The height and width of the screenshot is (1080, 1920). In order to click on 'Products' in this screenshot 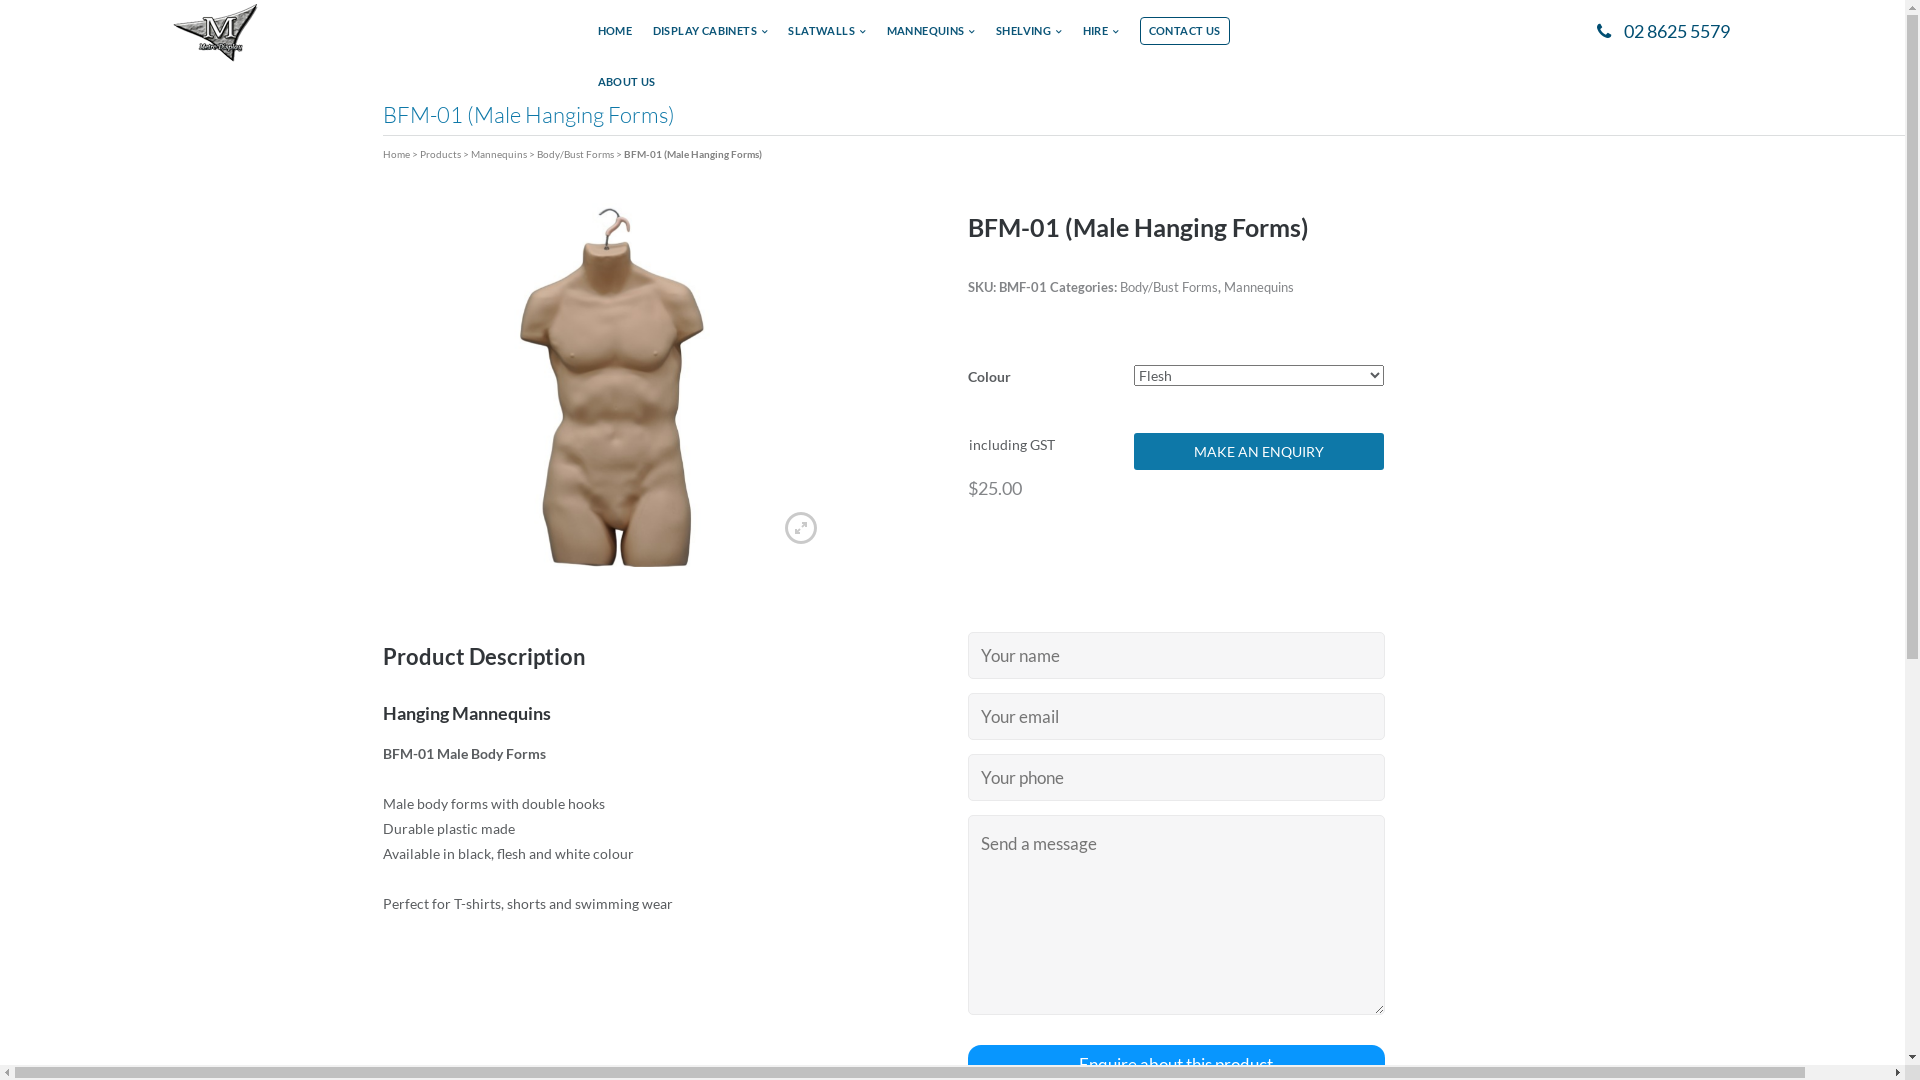, I will do `click(439, 153)`.